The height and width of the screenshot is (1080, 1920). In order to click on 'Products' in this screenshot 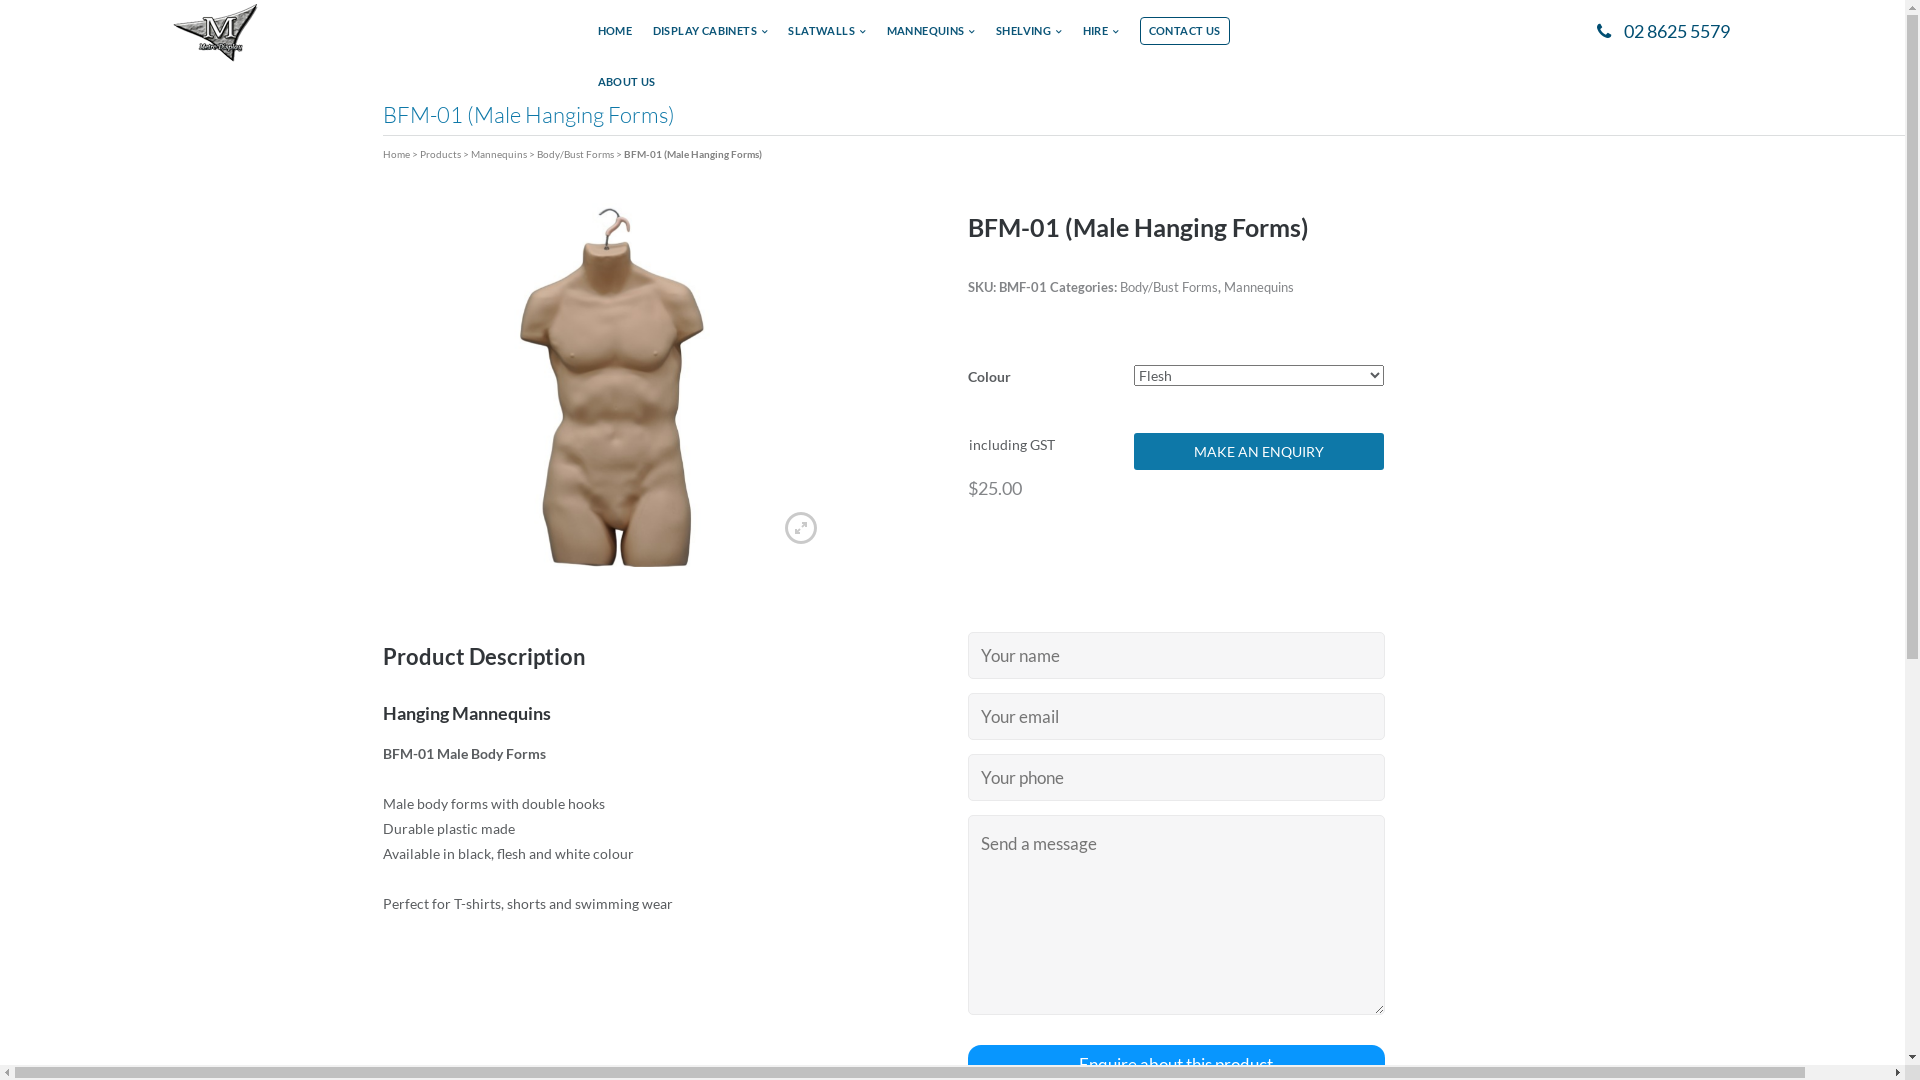, I will do `click(439, 153)`.